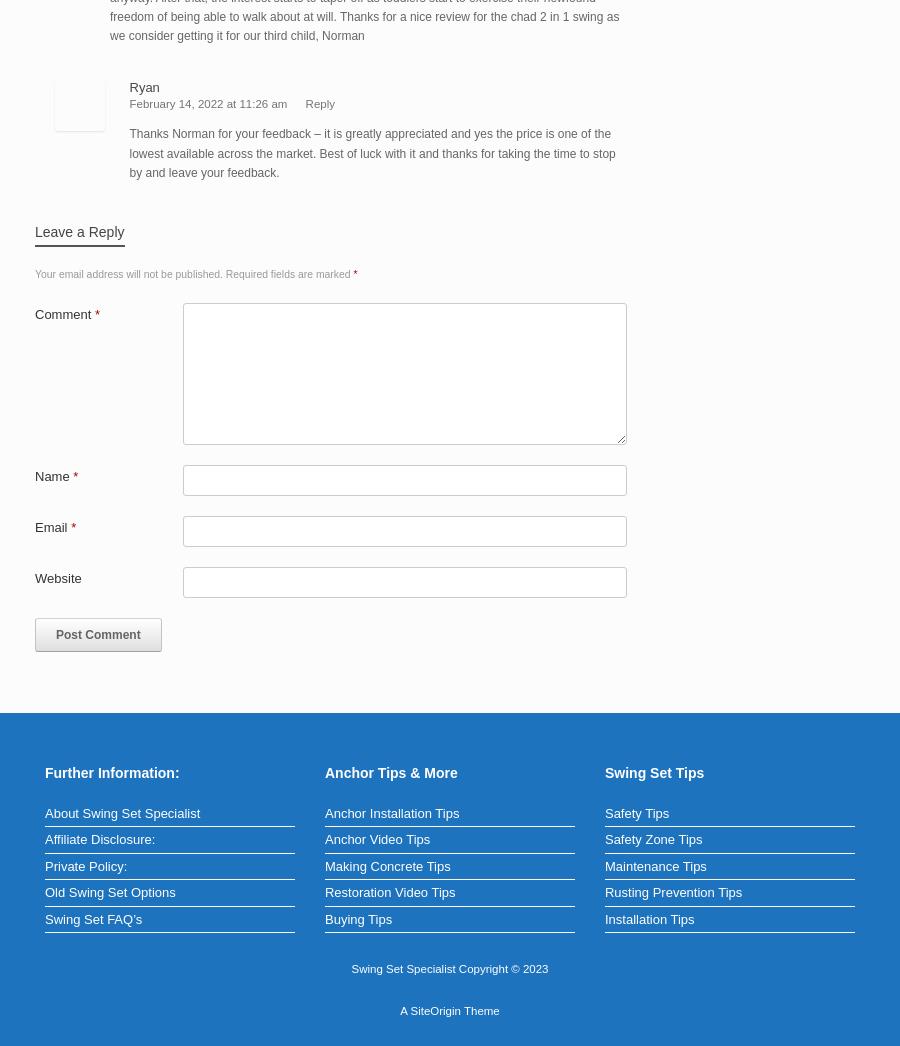 This screenshot has height=1046, width=900. Describe the element at coordinates (603, 864) in the screenshot. I see `'Maintenance Tips'` at that location.